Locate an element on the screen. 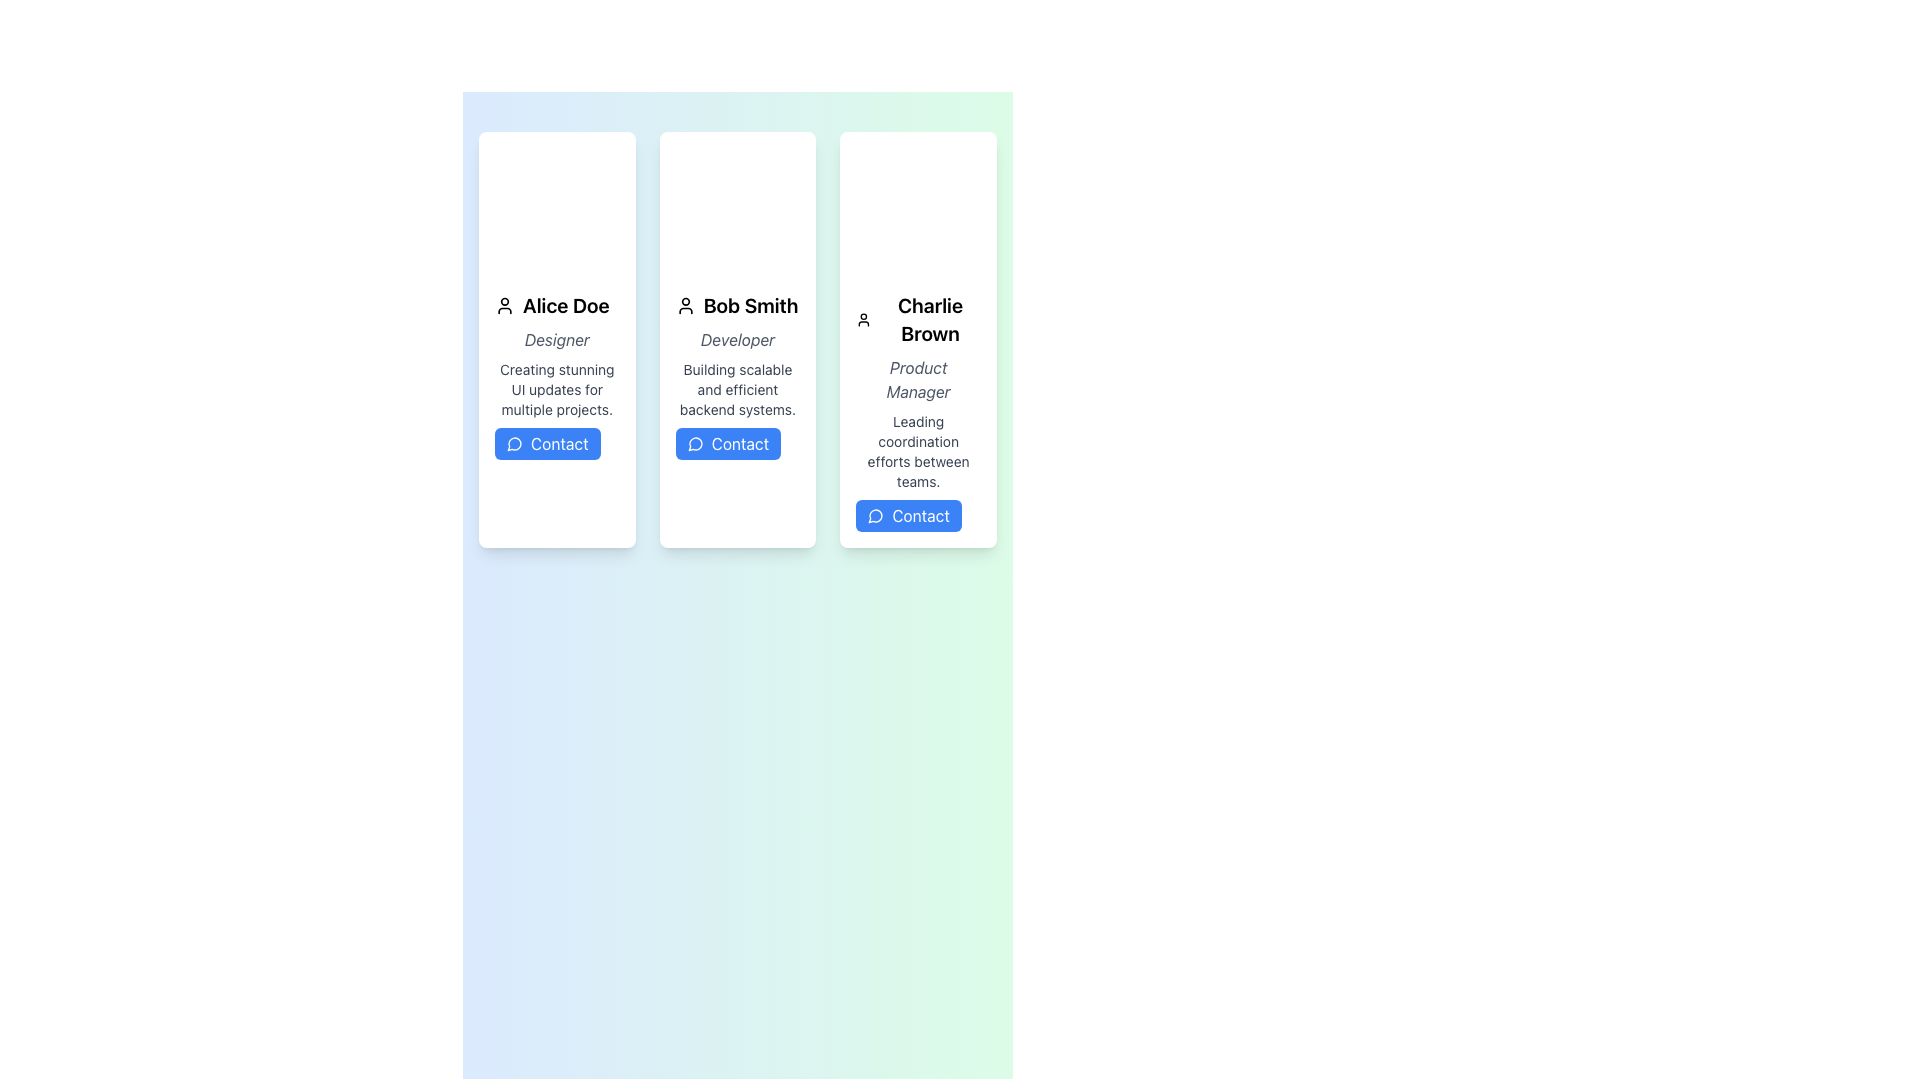 The image size is (1920, 1080). the text label styled in gray and italic that displays 'Product Manager', located beneath the bold header 'Charlie Brown' within the third card from the left is located at coordinates (917, 380).